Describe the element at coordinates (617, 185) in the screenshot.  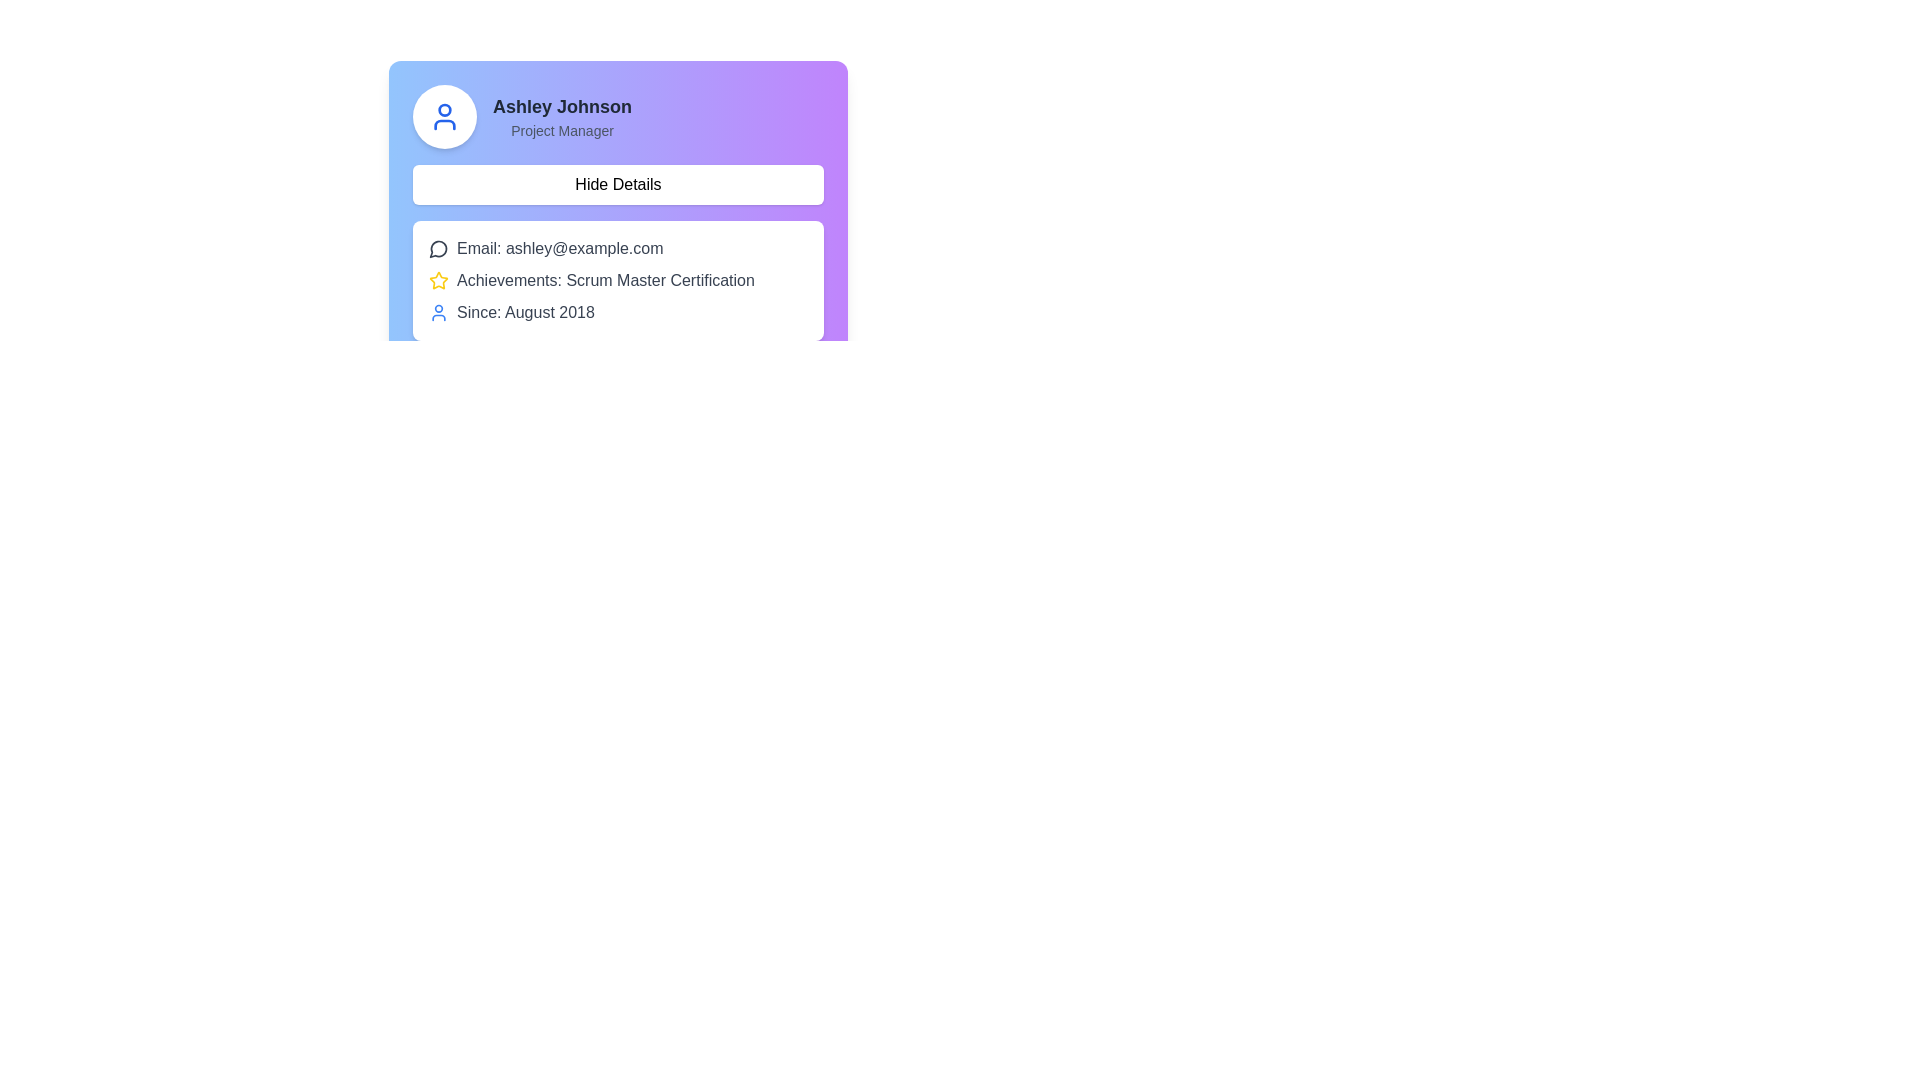
I see `the button below 'Ashley Johnson' and 'Project Manager' to hide the additional details about the associated person` at that location.